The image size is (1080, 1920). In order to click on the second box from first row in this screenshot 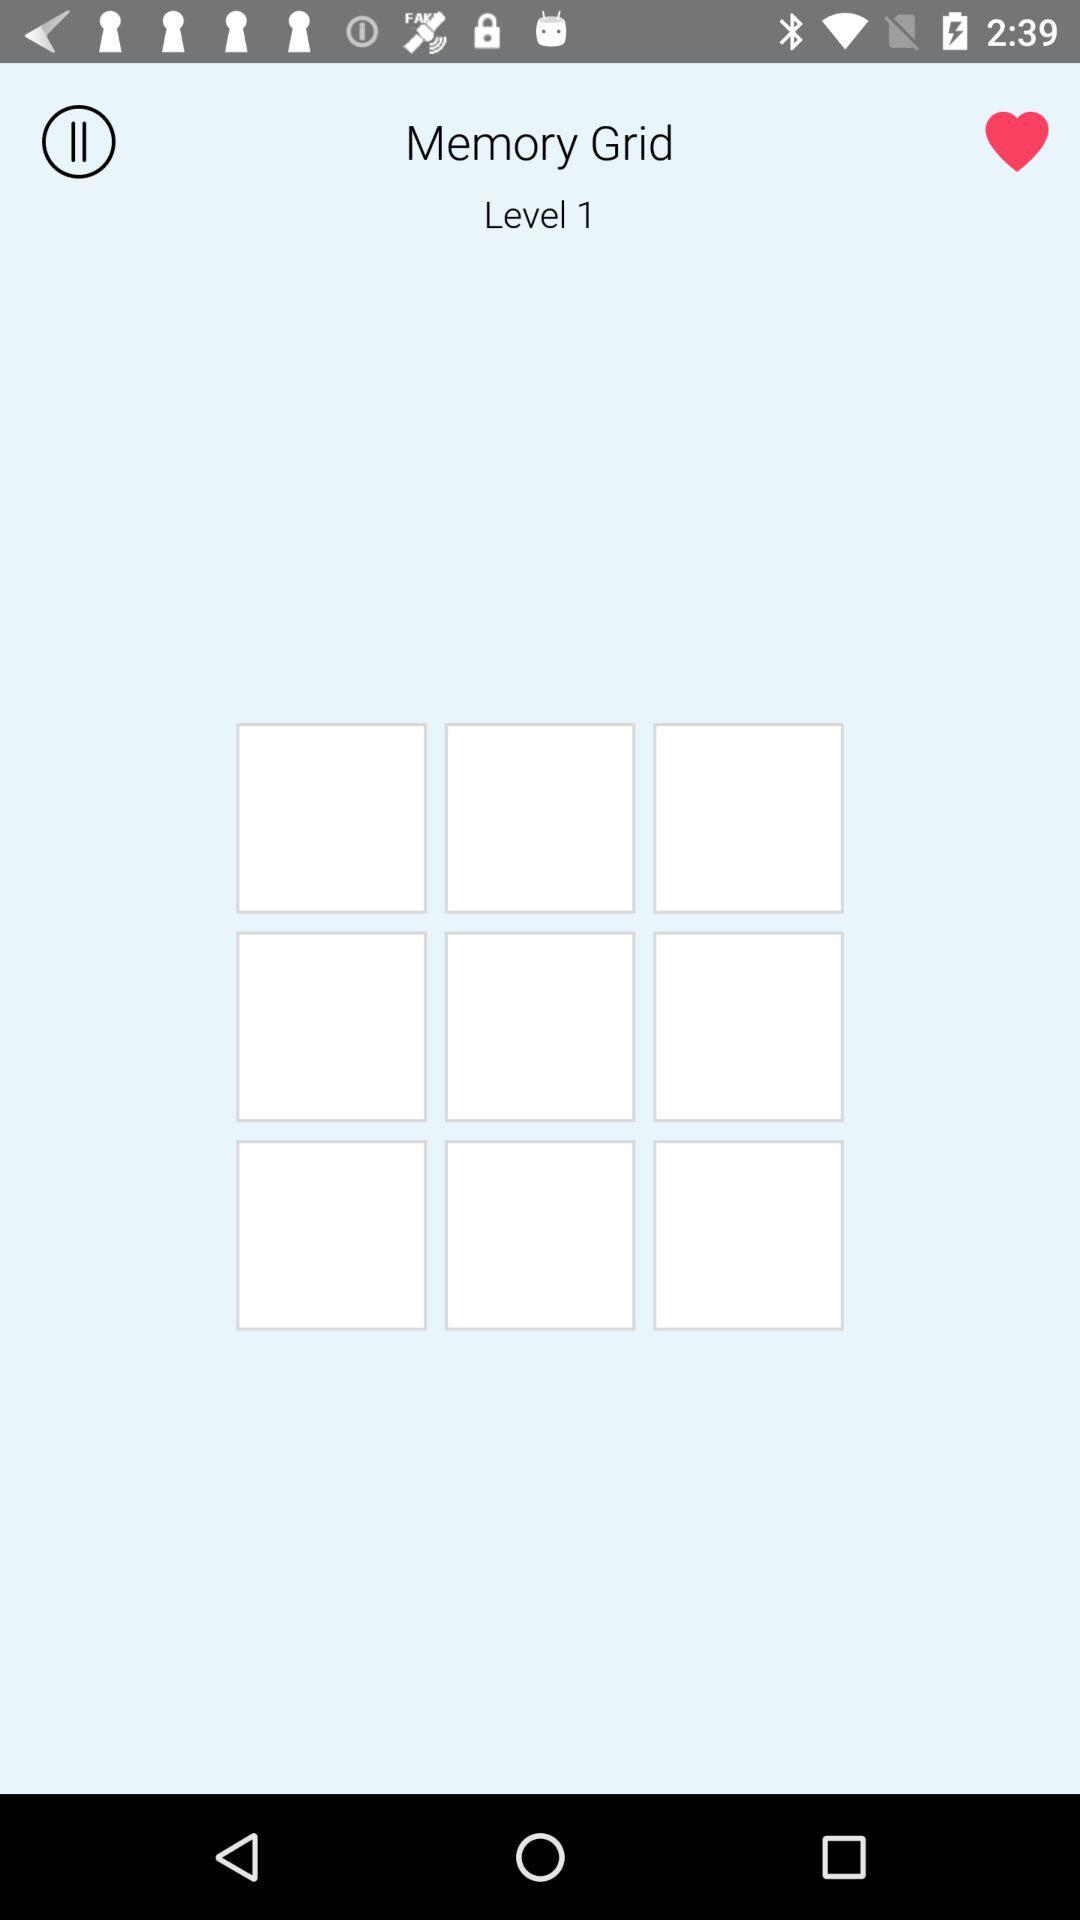, I will do `click(540, 818)`.